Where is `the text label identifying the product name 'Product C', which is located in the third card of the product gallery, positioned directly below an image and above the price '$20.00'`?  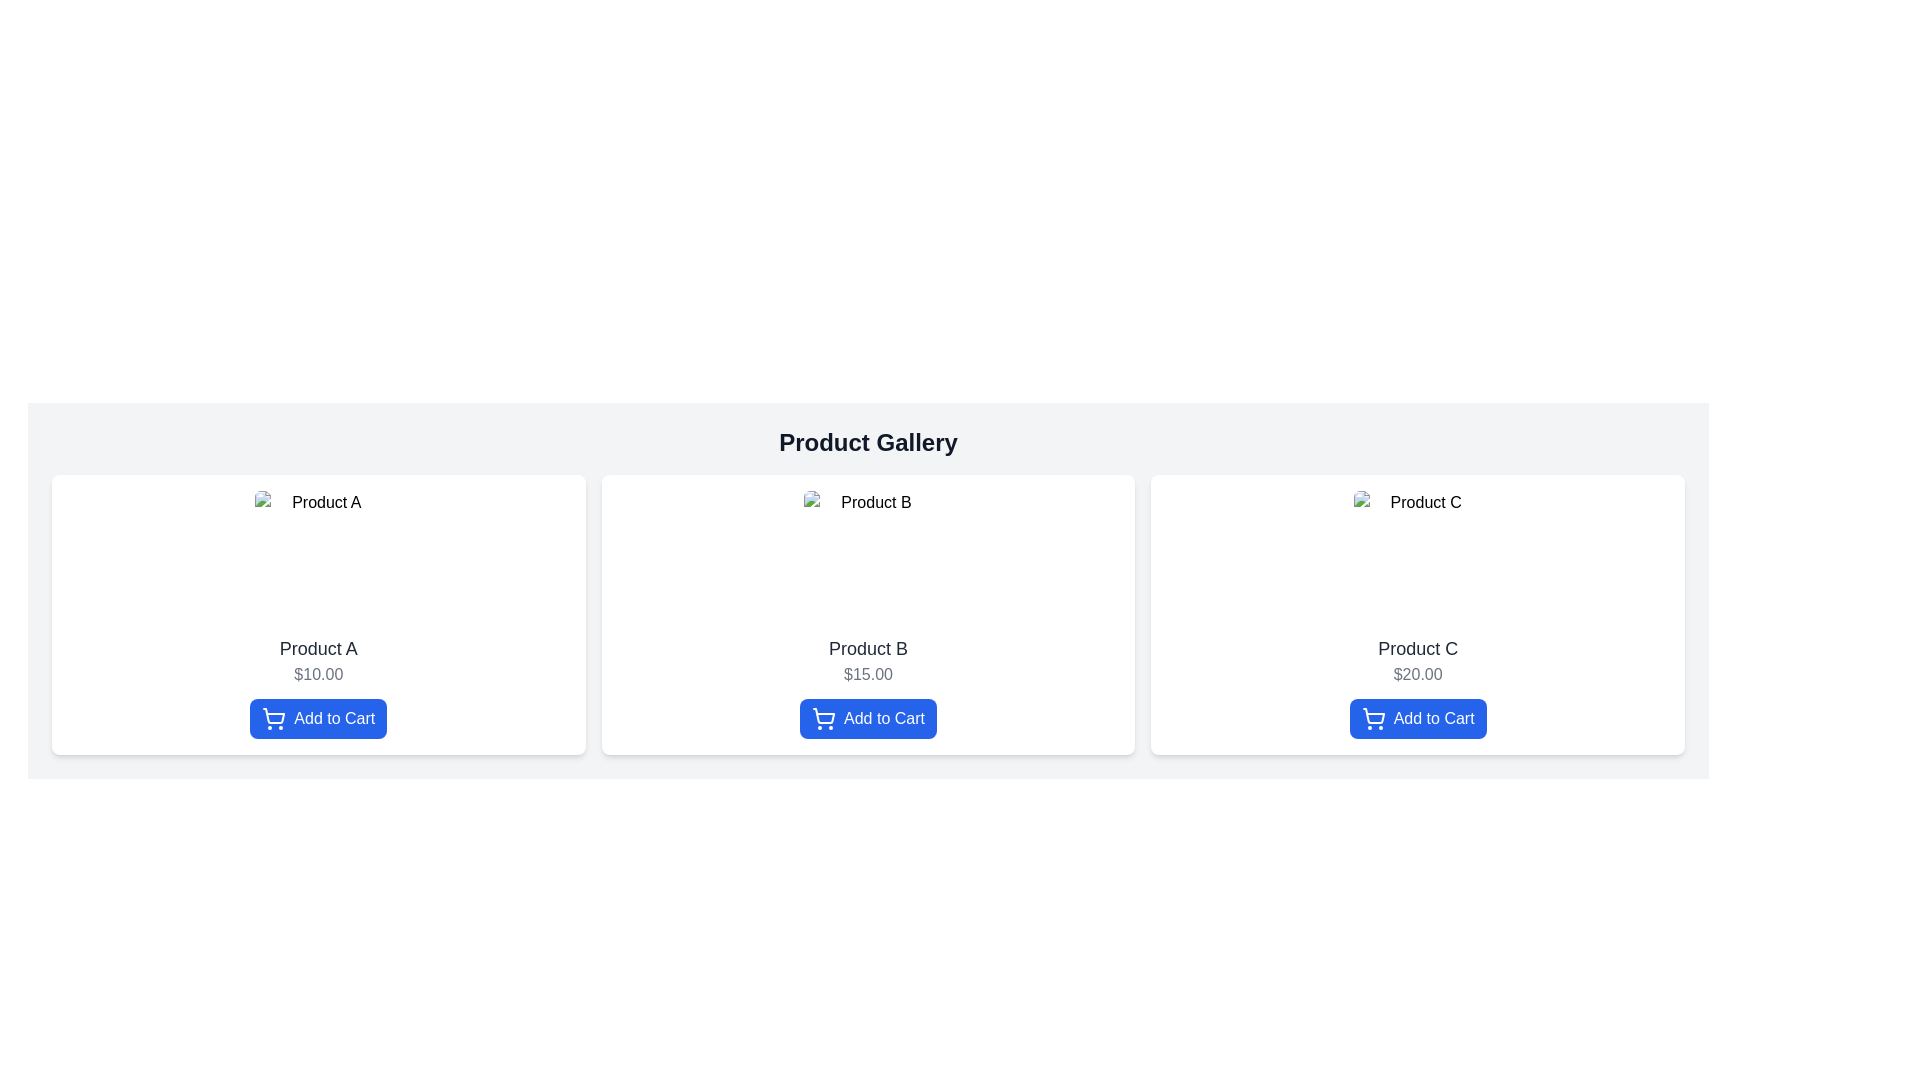 the text label identifying the product name 'Product C', which is located in the third card of the product gallery, positioned directly below an image and above the price '$20.00' is located at coordinates (1417, 648).